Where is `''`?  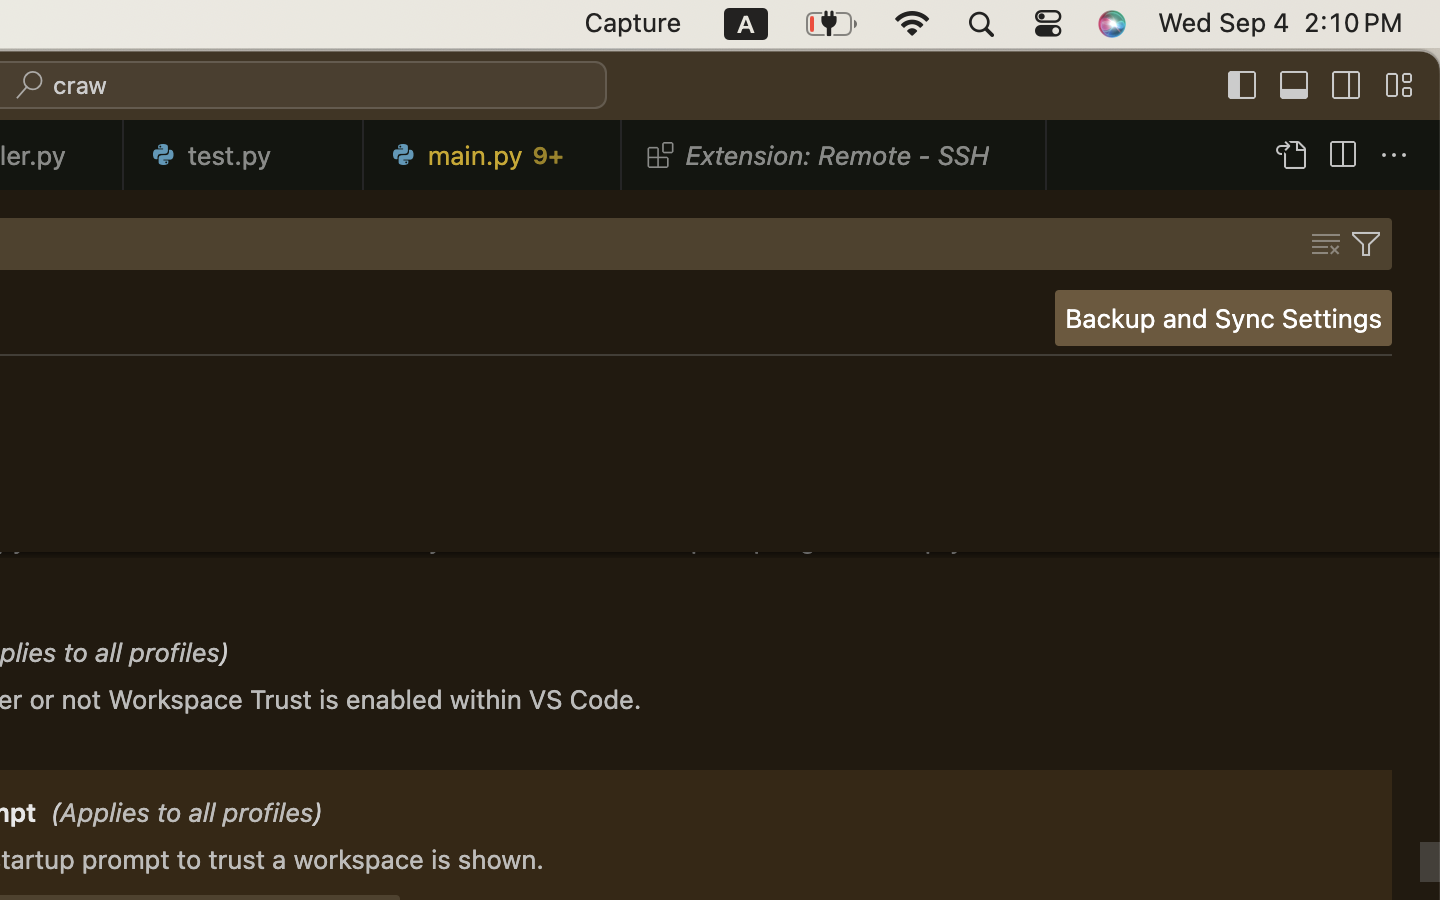 '' is located at coordinates (1294, 85).